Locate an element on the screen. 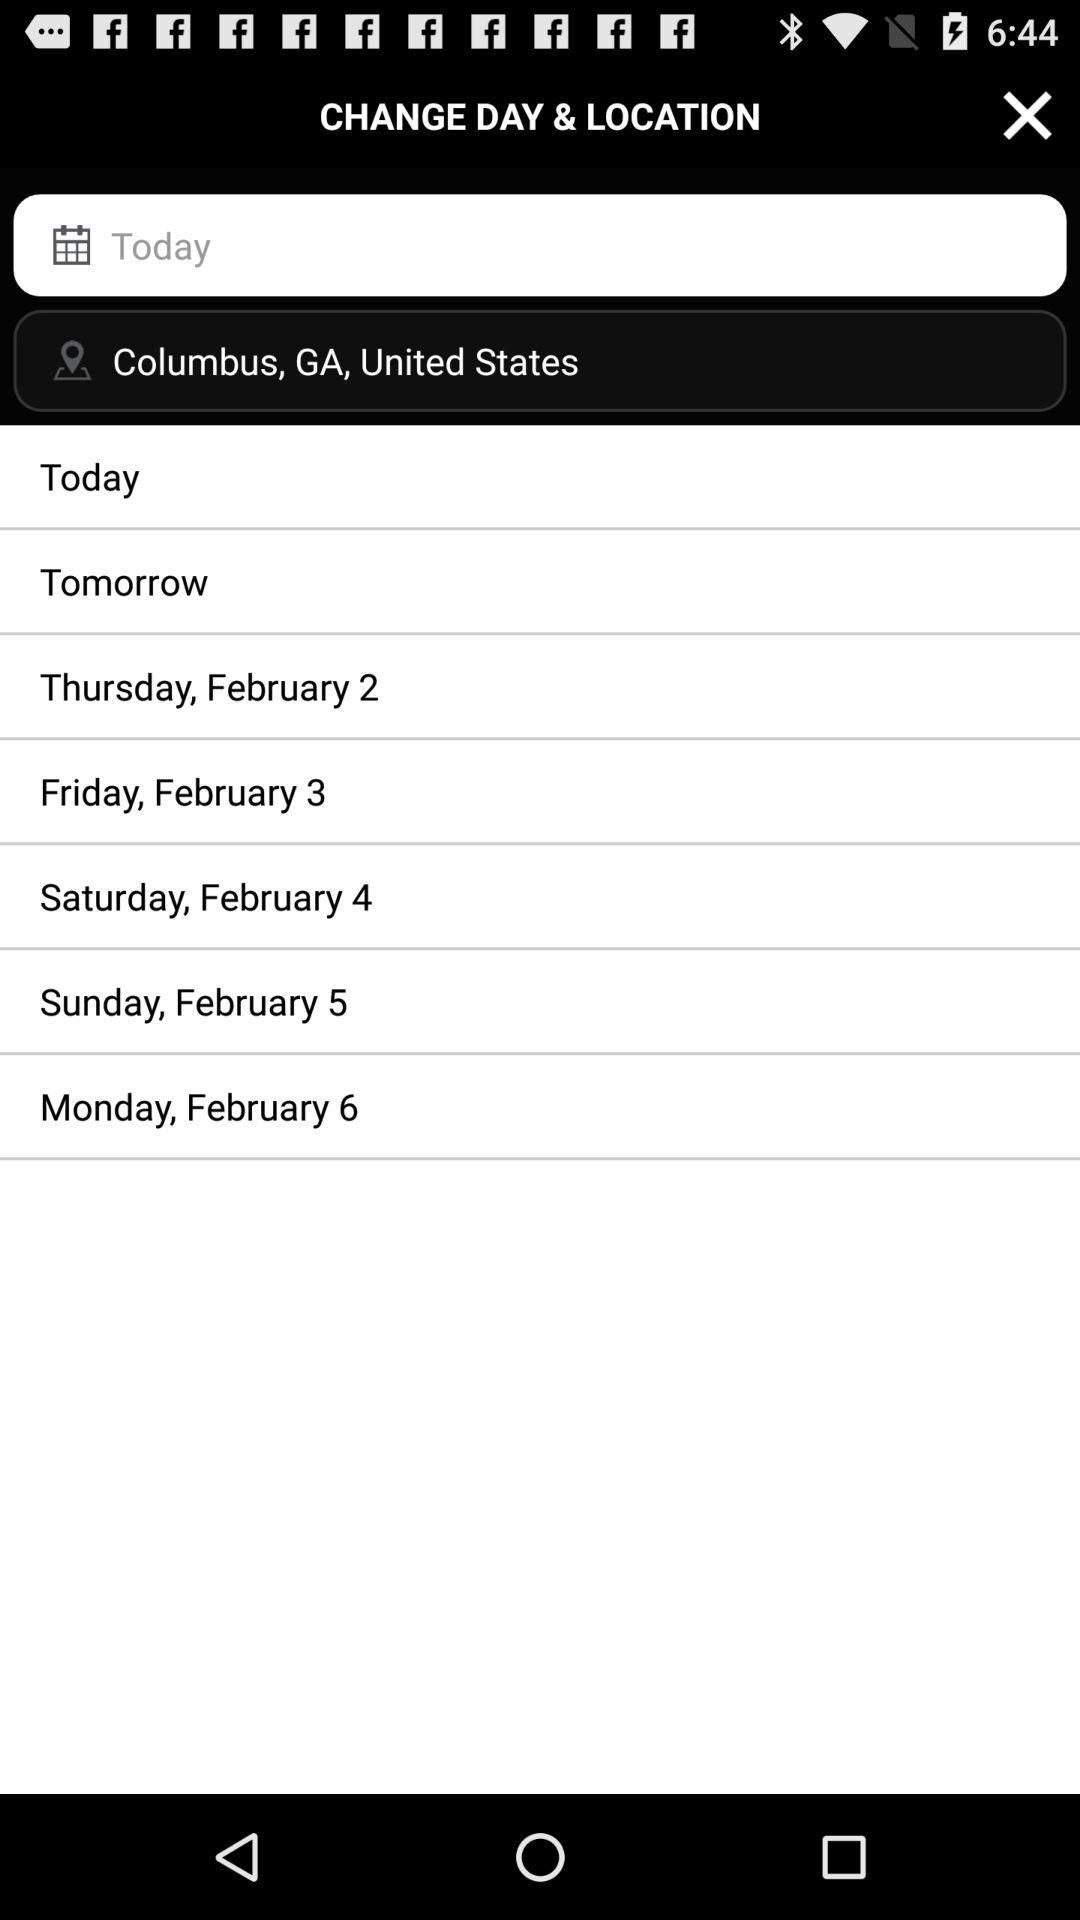 This screenshot has height=1920, width=1080. today item is located at coordinates (540, 475).